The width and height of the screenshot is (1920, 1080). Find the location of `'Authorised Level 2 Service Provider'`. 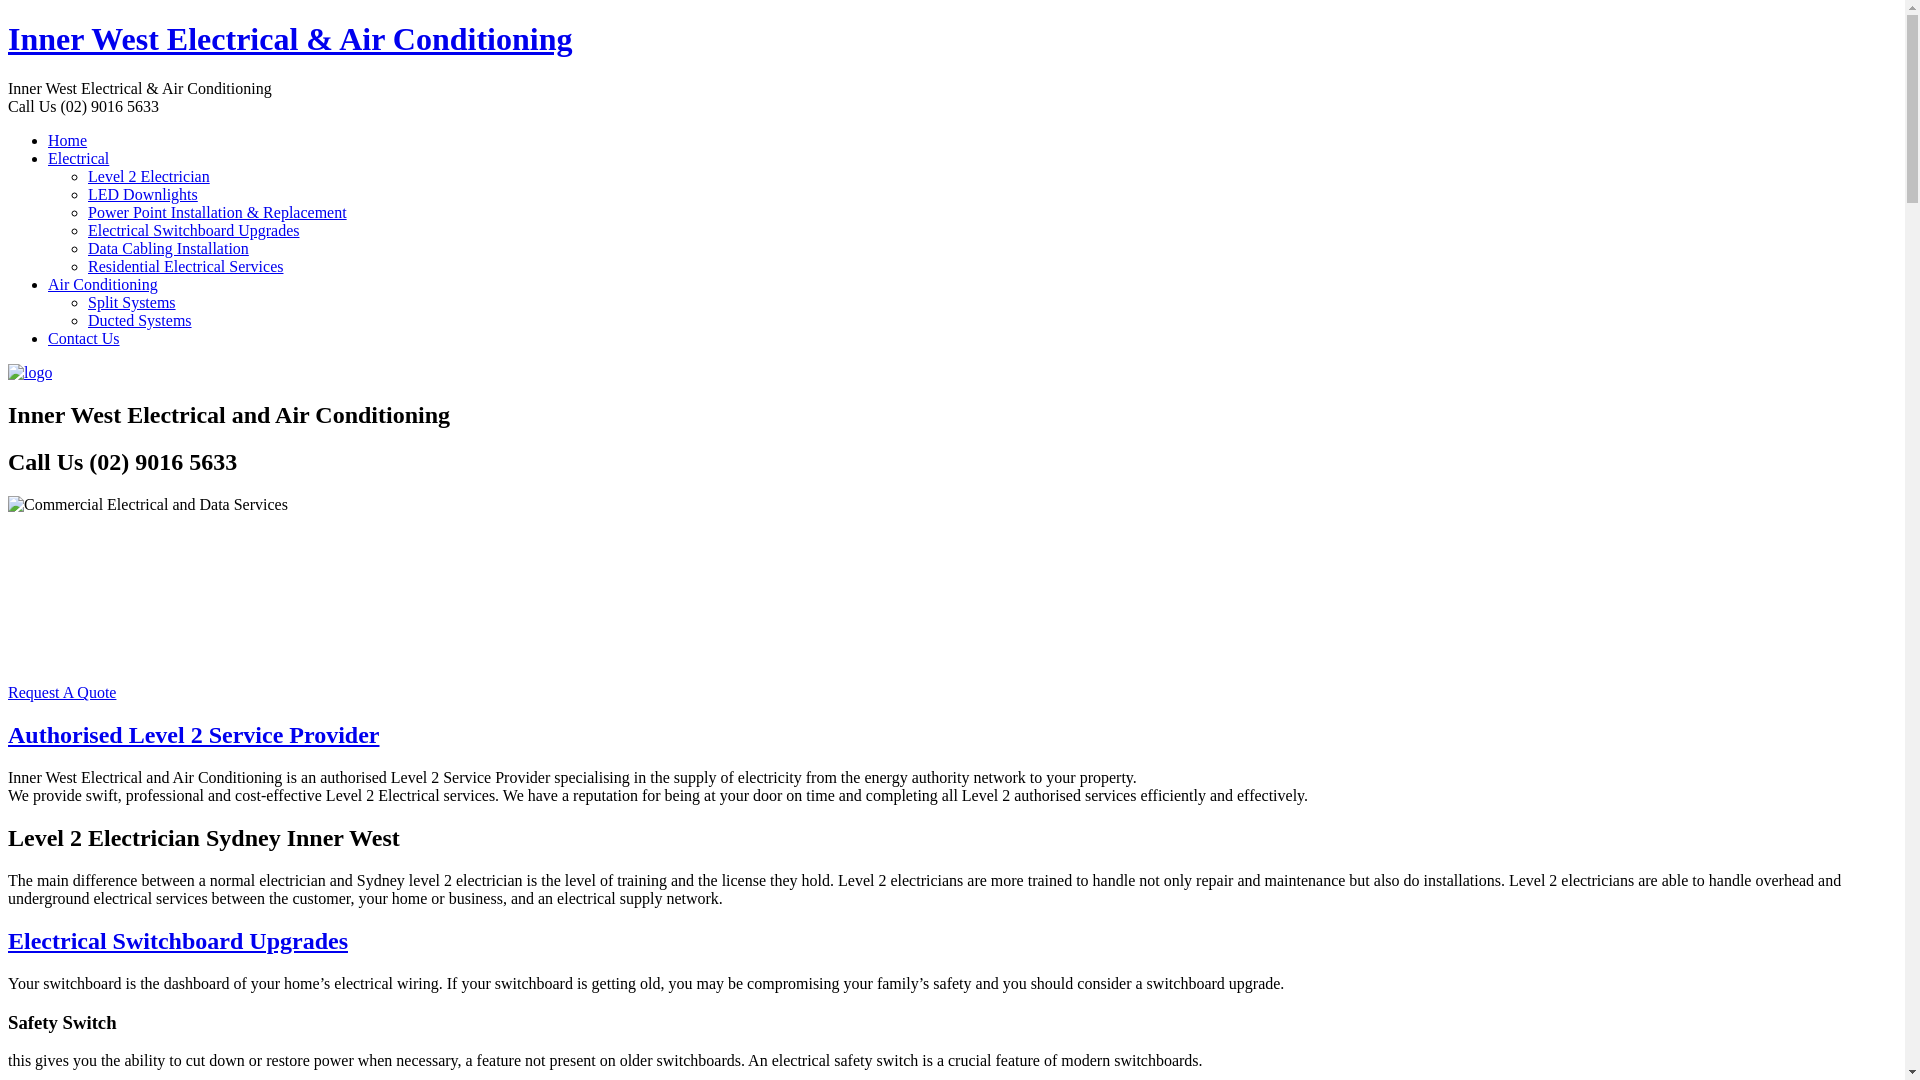

'Authorised Level 2 Service Provider' is located at coordinates (8, 735).